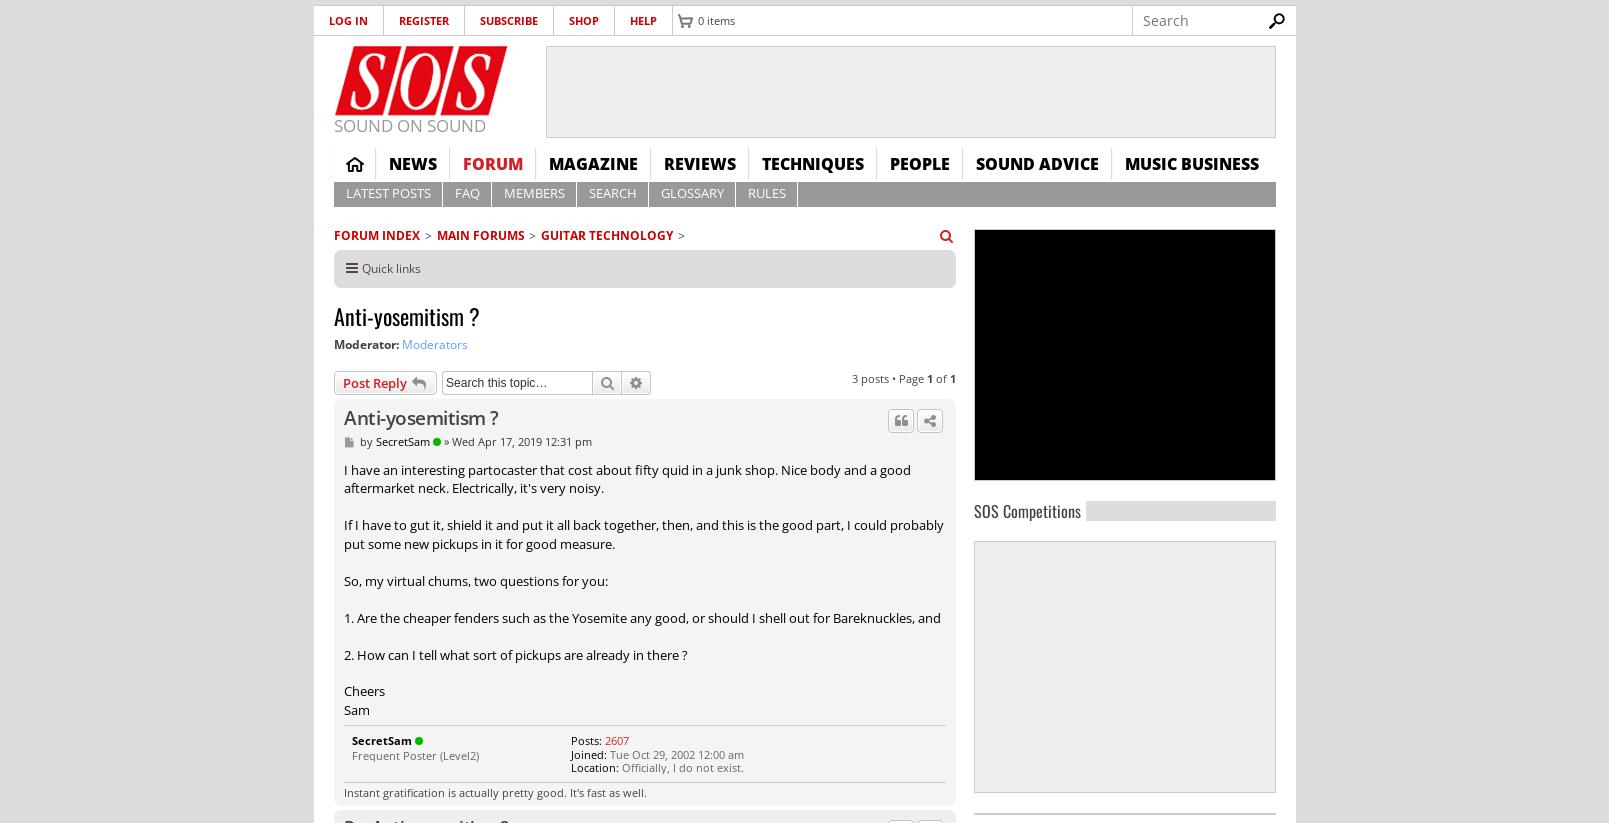 The height and width of the screenshot is (823, 1609). Describe the element at coordinates (1035, 163) in the screenshot. I see `'Sound Advice'` at that location.